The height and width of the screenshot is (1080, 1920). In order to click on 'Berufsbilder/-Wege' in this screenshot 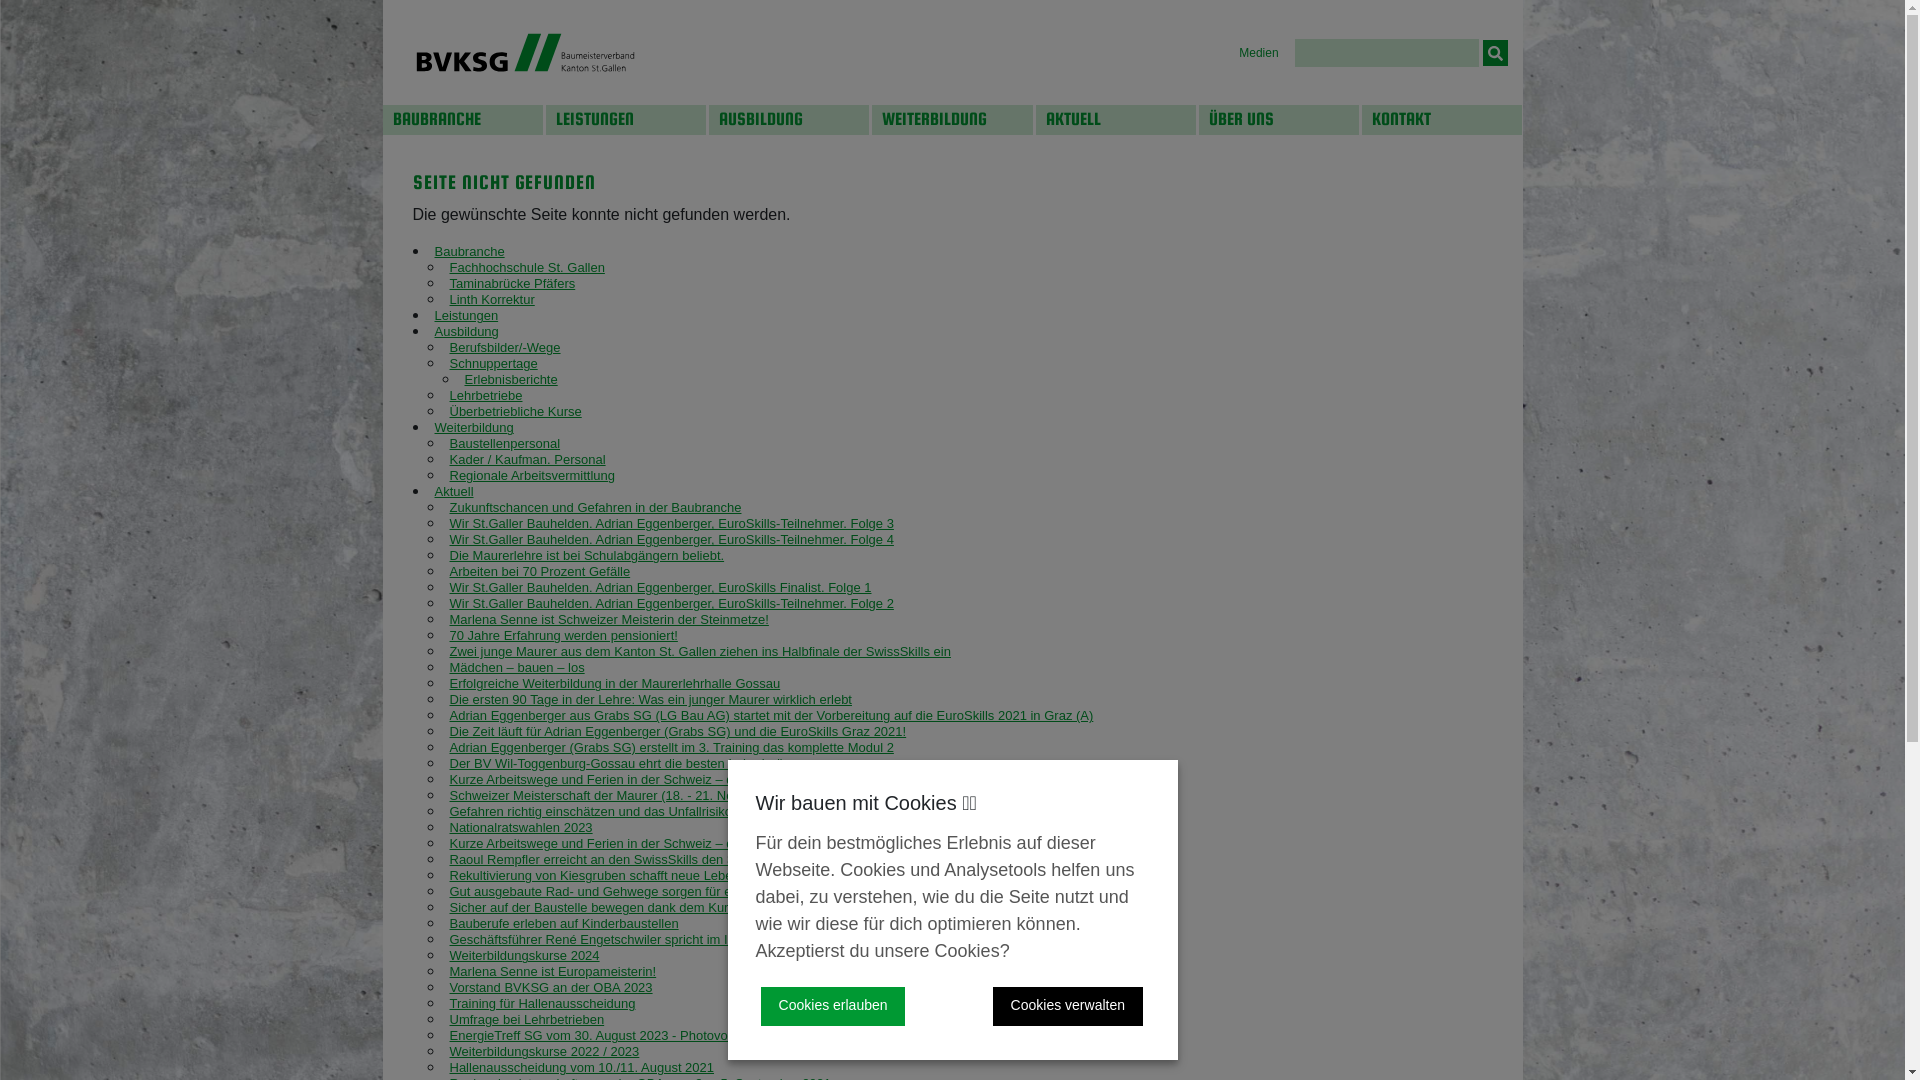, I will do `click(505, 346)`.